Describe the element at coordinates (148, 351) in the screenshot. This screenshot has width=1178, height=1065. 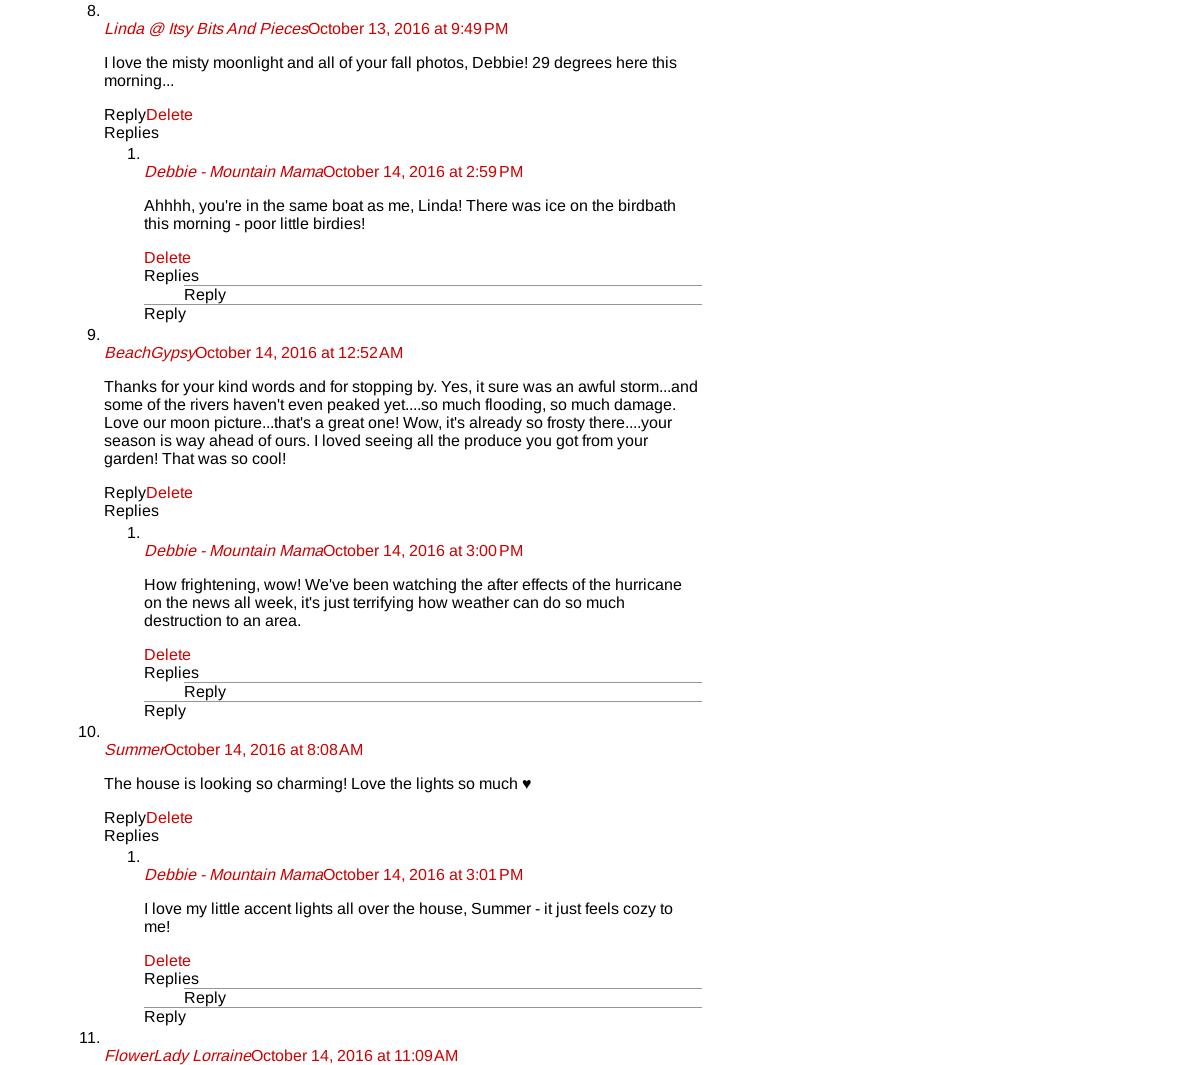
I see `'BeachGypsy'` at that location.